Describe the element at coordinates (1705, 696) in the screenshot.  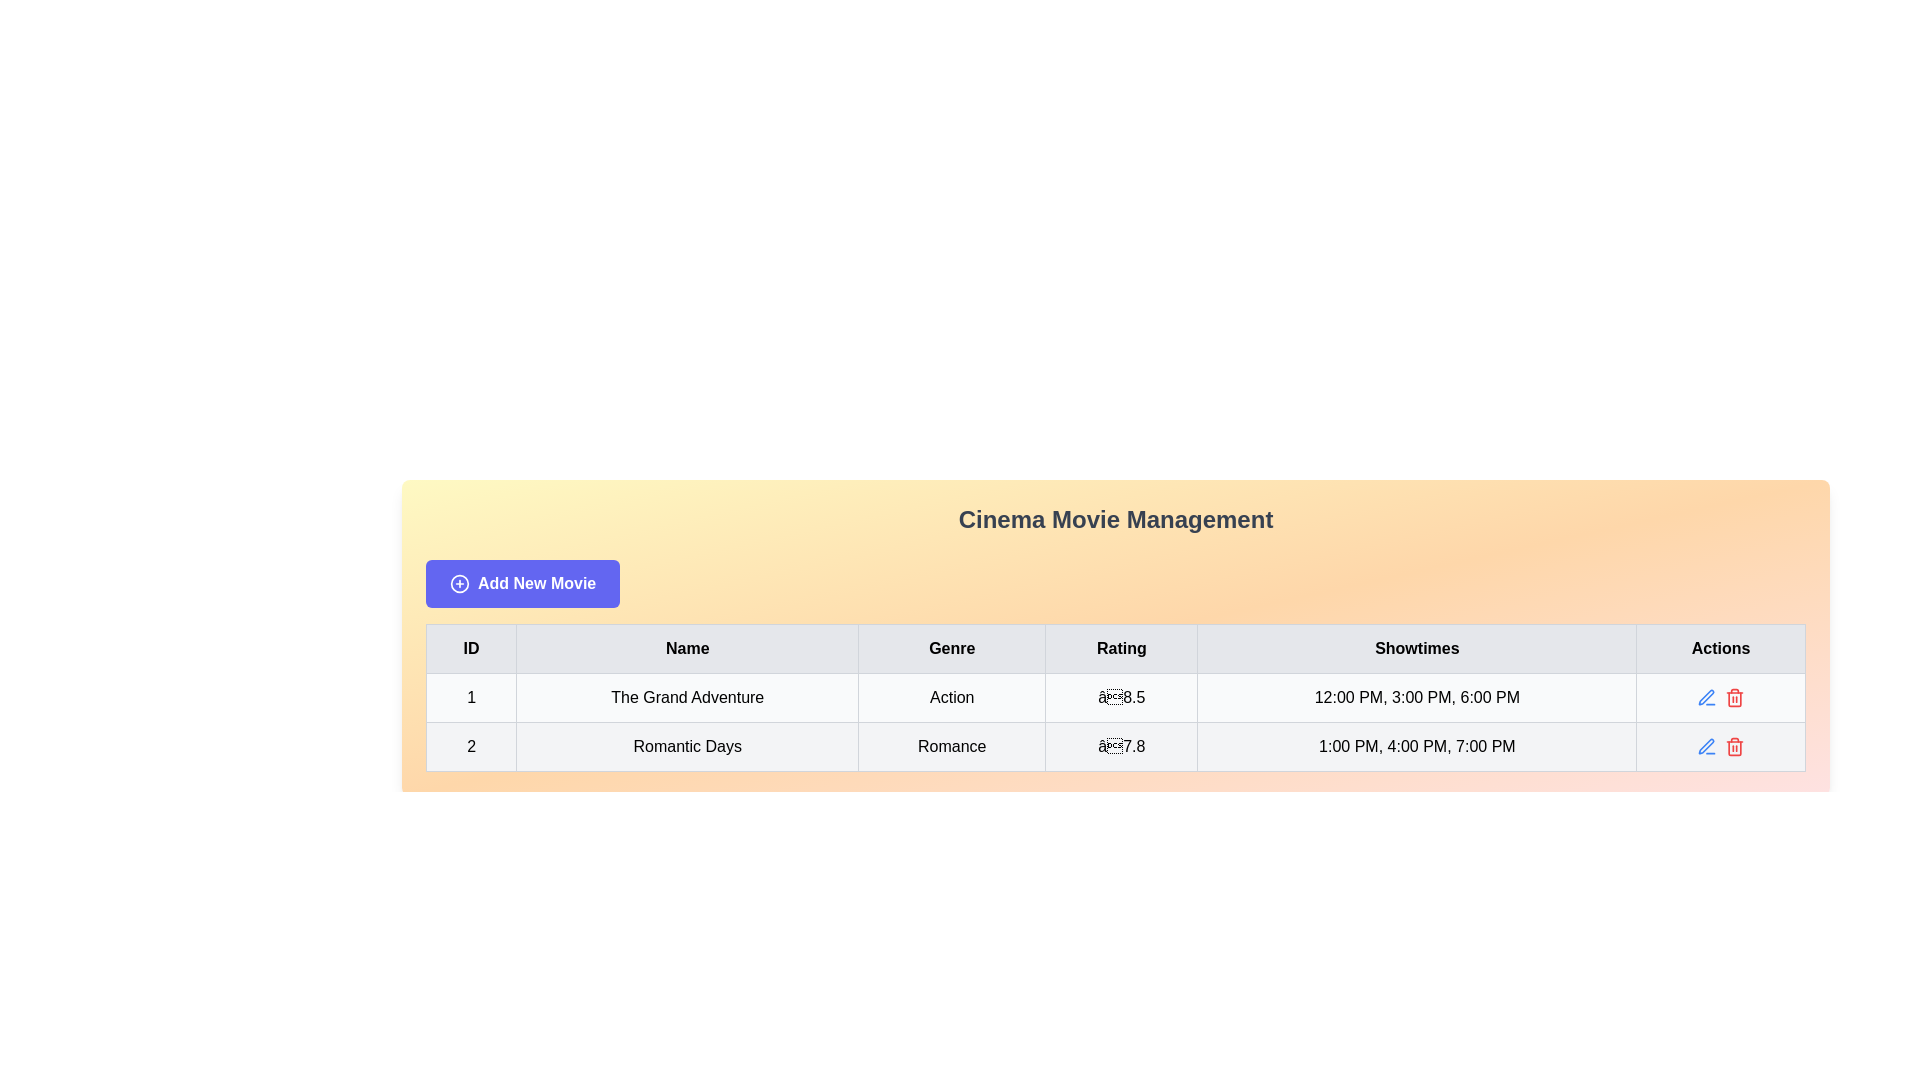
I see `the edit icon representing the functionality to modify the associated movie entry, located in the 'Actions' column of the second row of the table under the 'Cinema Movie Management' heading` at that location.